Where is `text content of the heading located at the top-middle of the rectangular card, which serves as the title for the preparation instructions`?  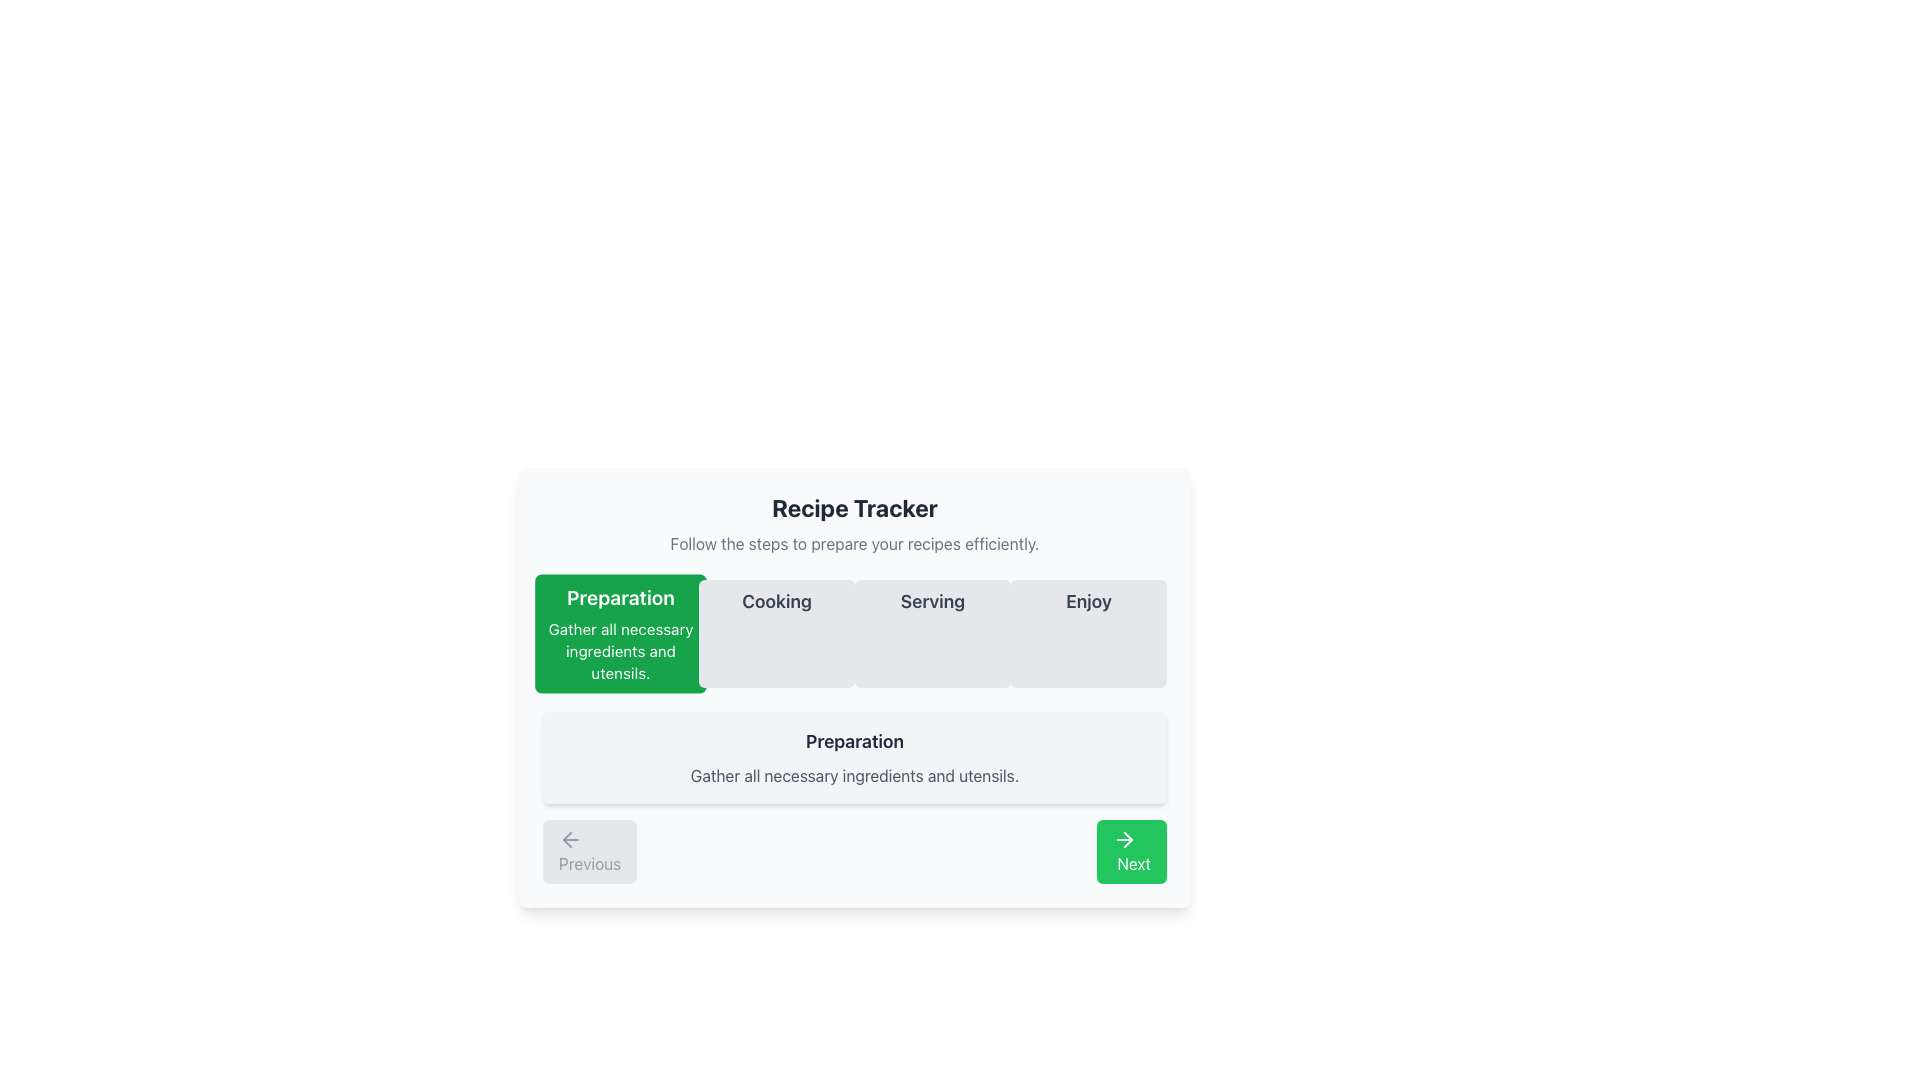
text content of the heading located at the top-middle of the rectangular card, which serves as the title for the preparation instructions is located at coordinates (854, 741).